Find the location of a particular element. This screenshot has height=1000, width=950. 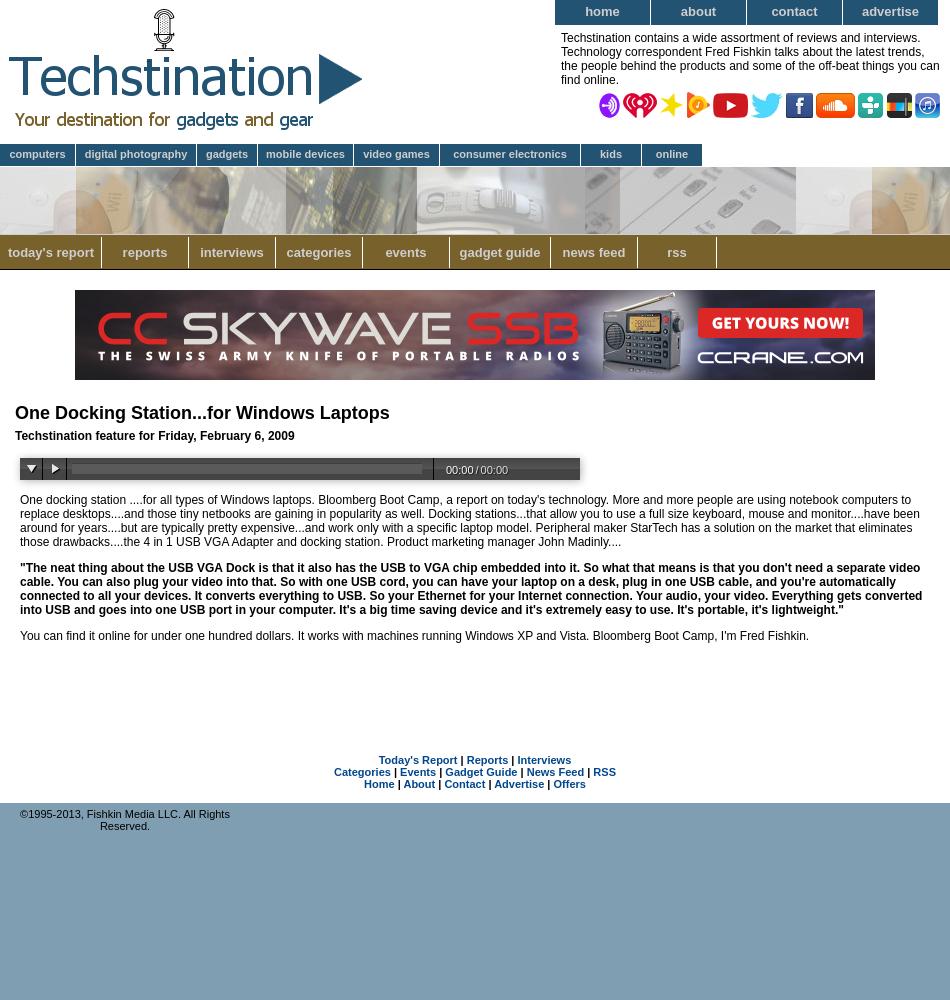

'One docking station ....for all types of Windows laptops.    Bloomberg Boot Camp, a report on today's technology.       More and more people are using notebook computers to replace desktops....and those tiny netbooks are gaining in popularity as well.    Docking stations...that allow you to use a full size keyboard,  mouse and monitor....have been around for years....but are typically pretty expensive...and work only with a specific laptop model.   Peripheral maker StarTech has a solution on the market that eliminates those drawbacks....the 4 in 1 USB VGA Adapter and docking station.   Product marketing manager John Madinly....' is located at coordinates (468, 521).